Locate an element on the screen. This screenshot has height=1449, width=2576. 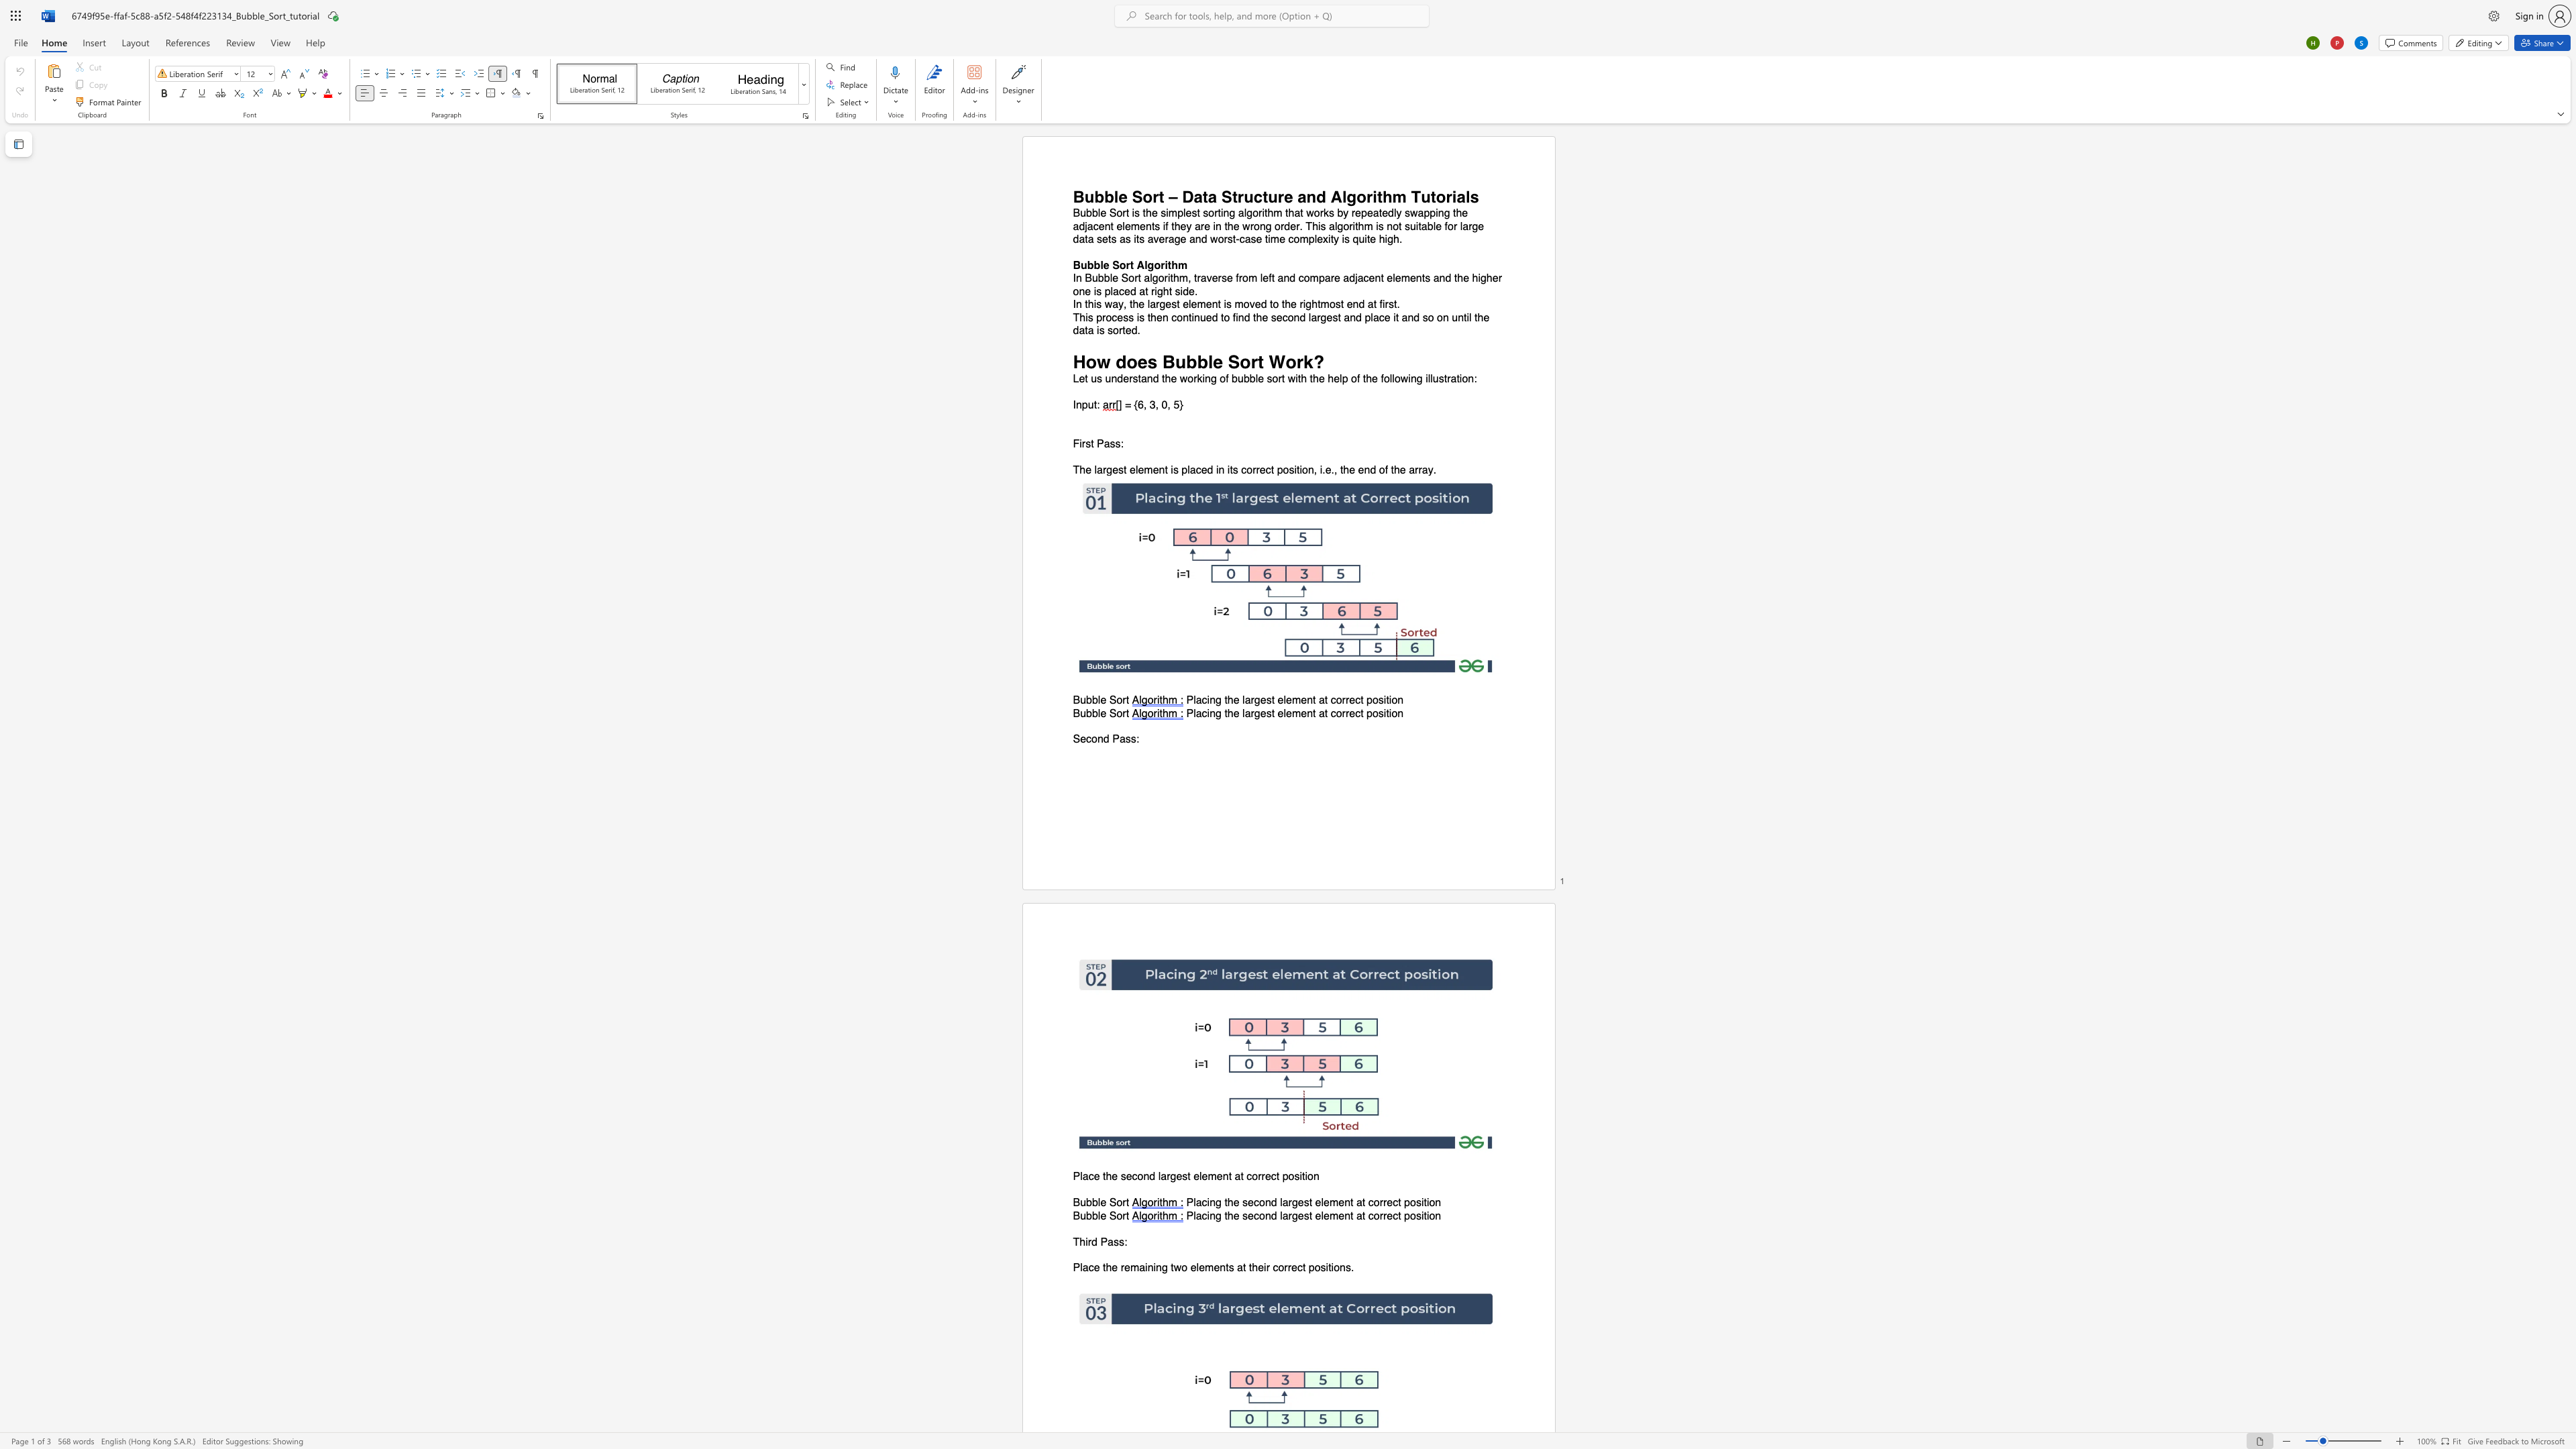
the space between the continuous character "r" and "t" in the text is located at coordinates (1126, 1203).